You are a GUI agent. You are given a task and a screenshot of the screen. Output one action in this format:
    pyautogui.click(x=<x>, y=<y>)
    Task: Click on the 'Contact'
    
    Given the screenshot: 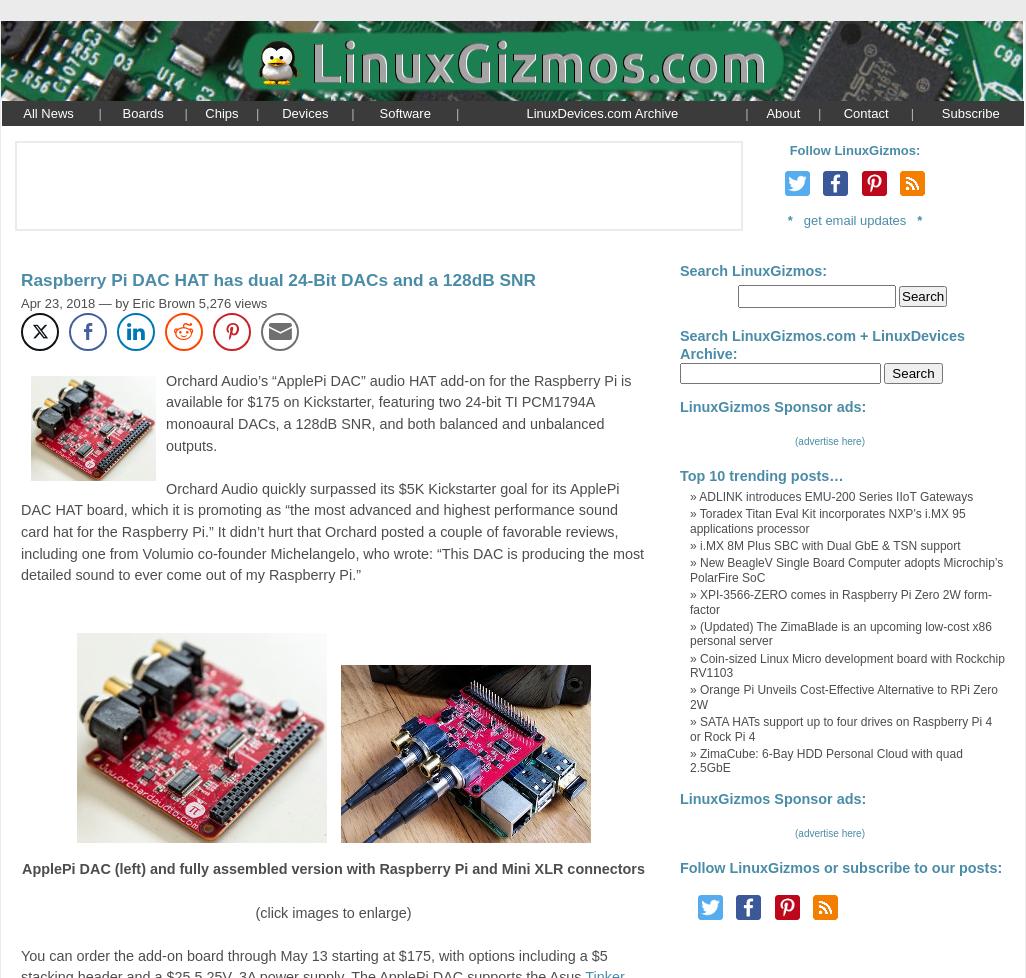 What is the action you would take?
    pyautogui.click(x=865, y=112)
    